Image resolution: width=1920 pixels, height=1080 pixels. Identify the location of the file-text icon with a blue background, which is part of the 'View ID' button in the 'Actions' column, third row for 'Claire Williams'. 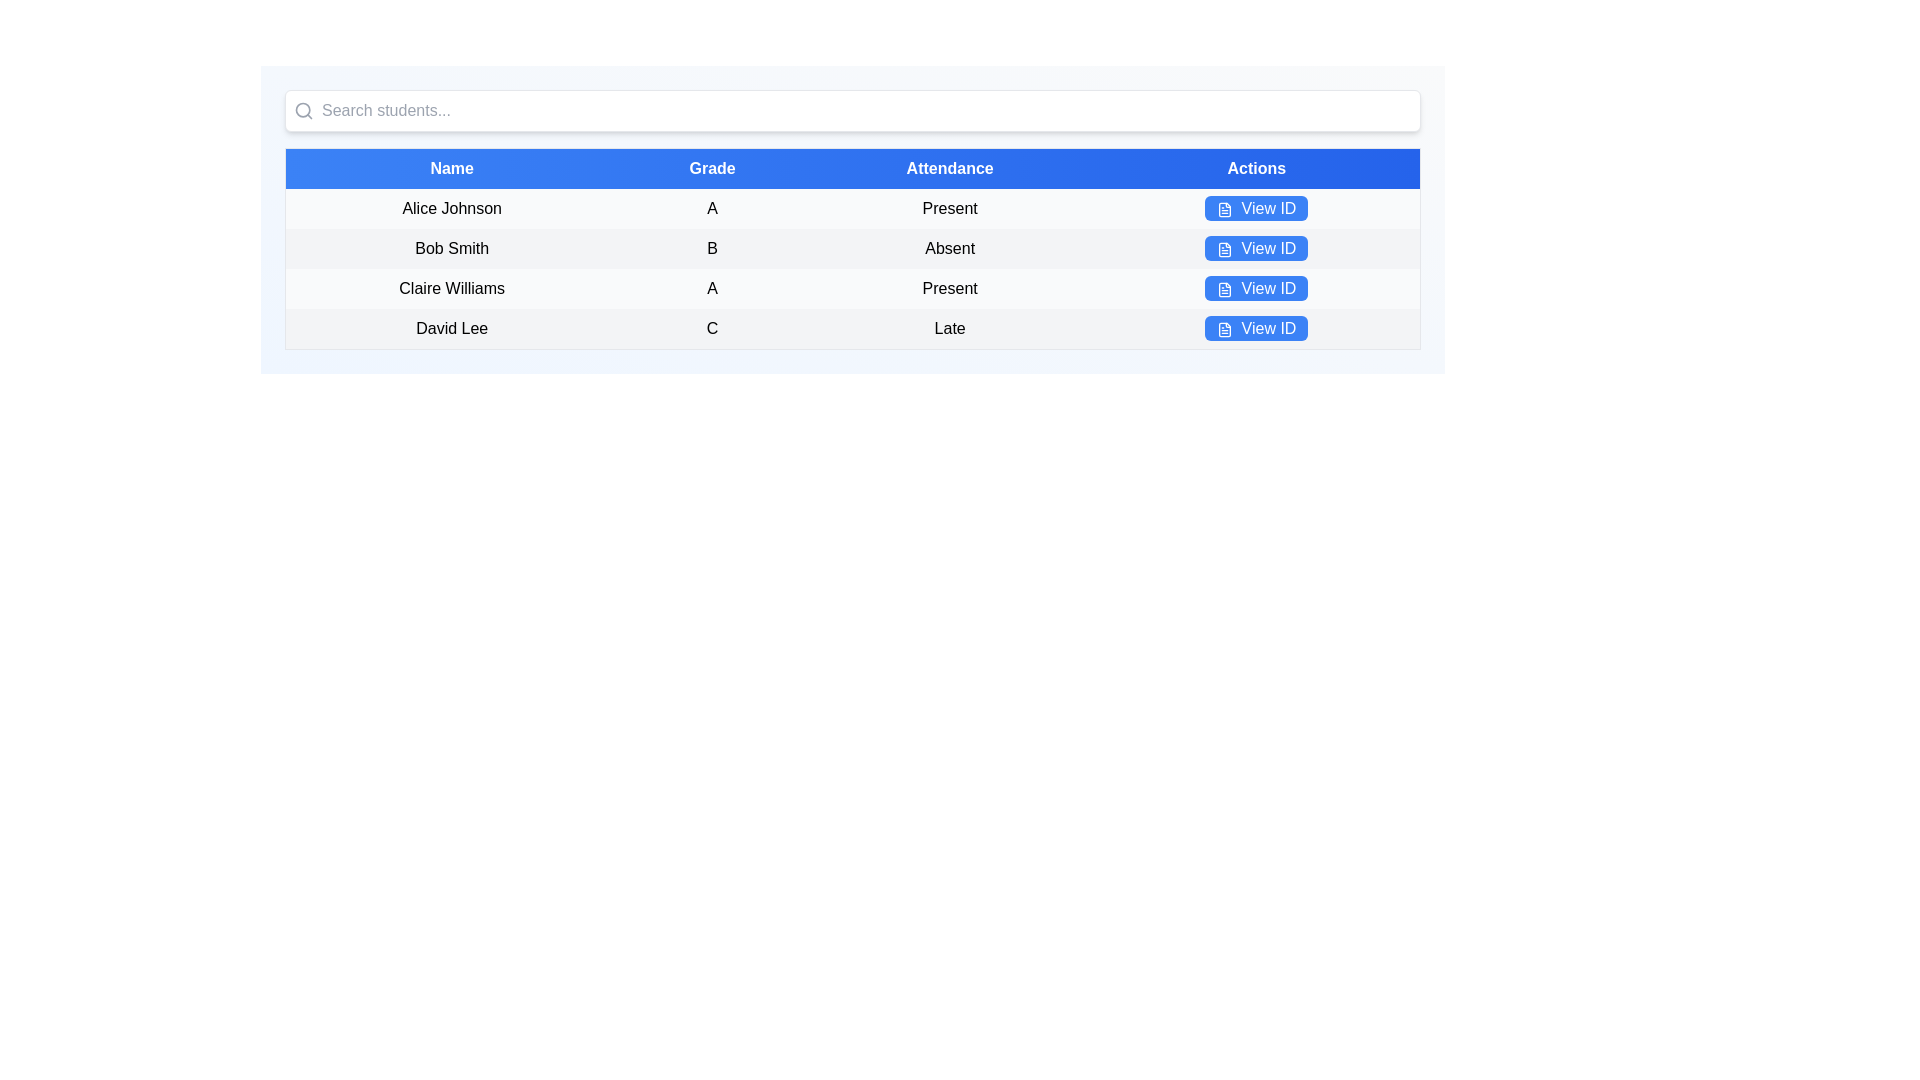
(1224, 289).